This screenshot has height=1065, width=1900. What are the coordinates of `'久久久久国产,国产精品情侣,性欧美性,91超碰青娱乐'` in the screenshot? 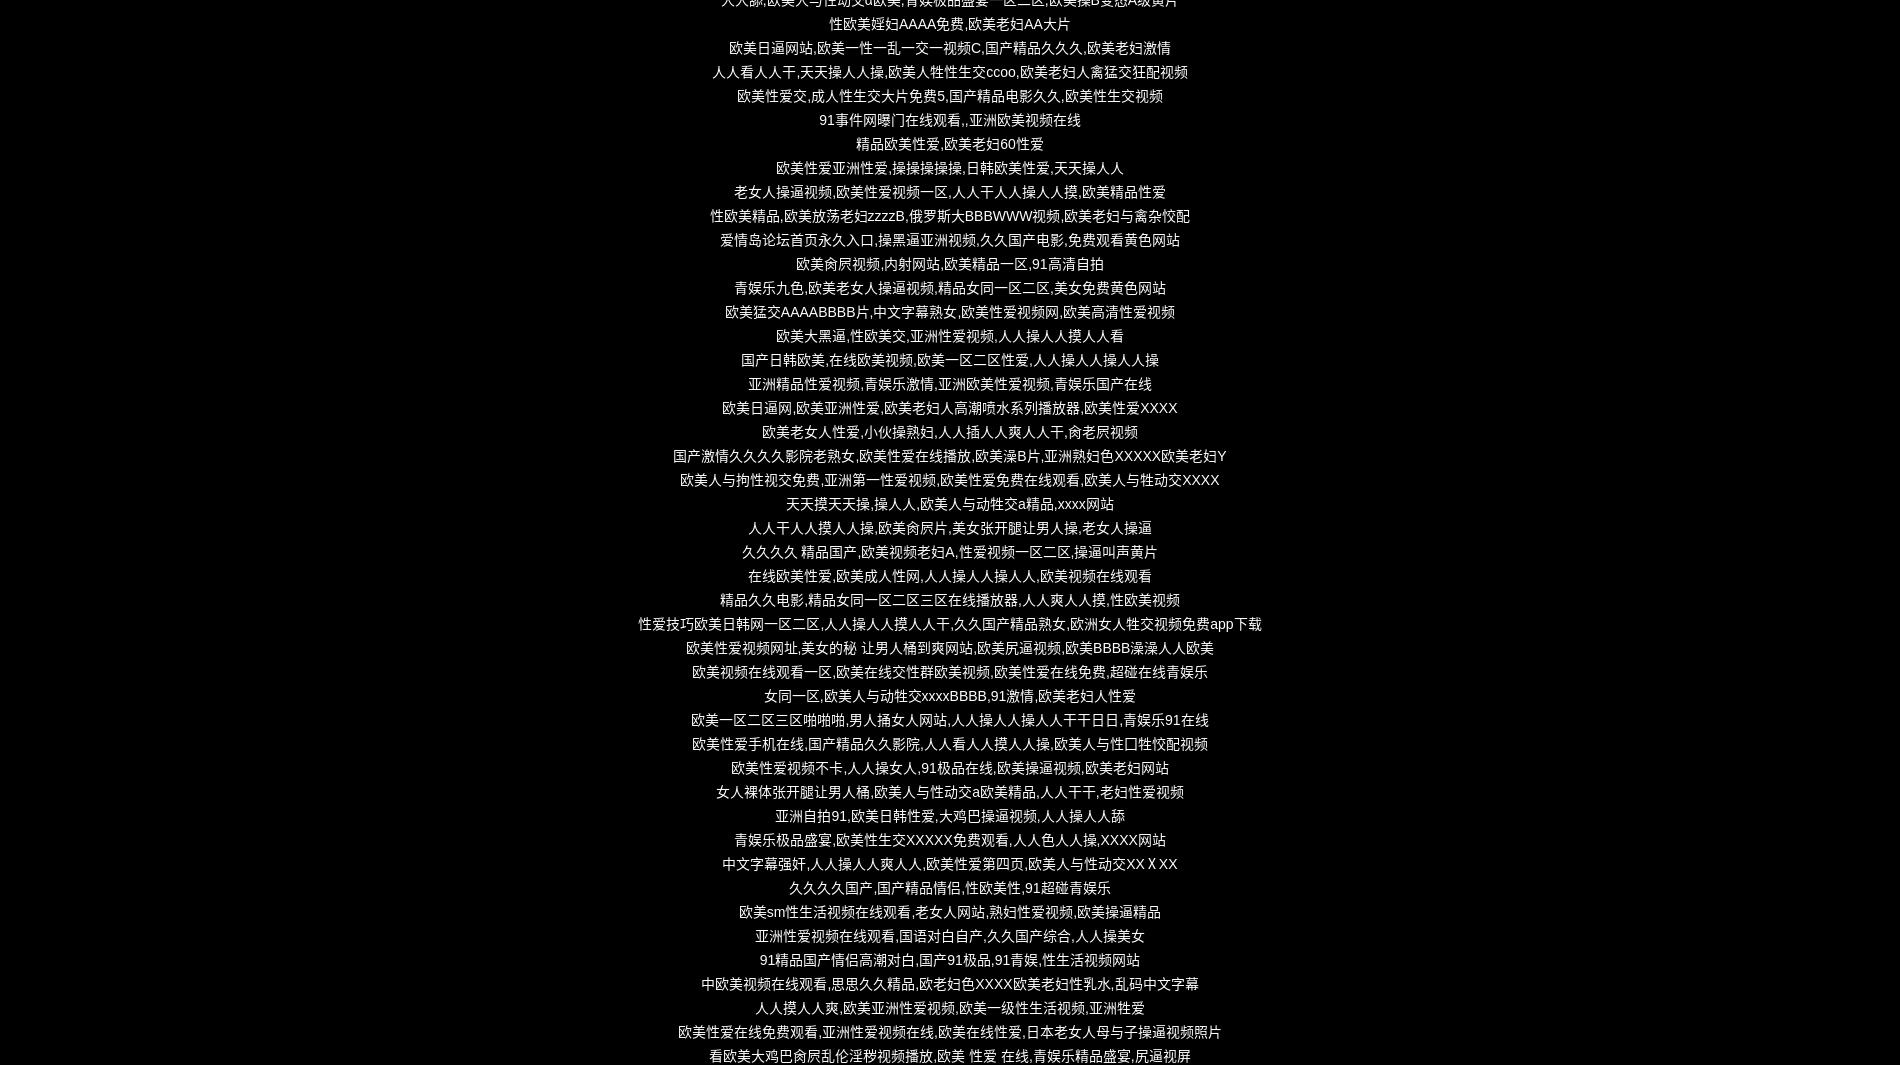 It's located at (788, 887).